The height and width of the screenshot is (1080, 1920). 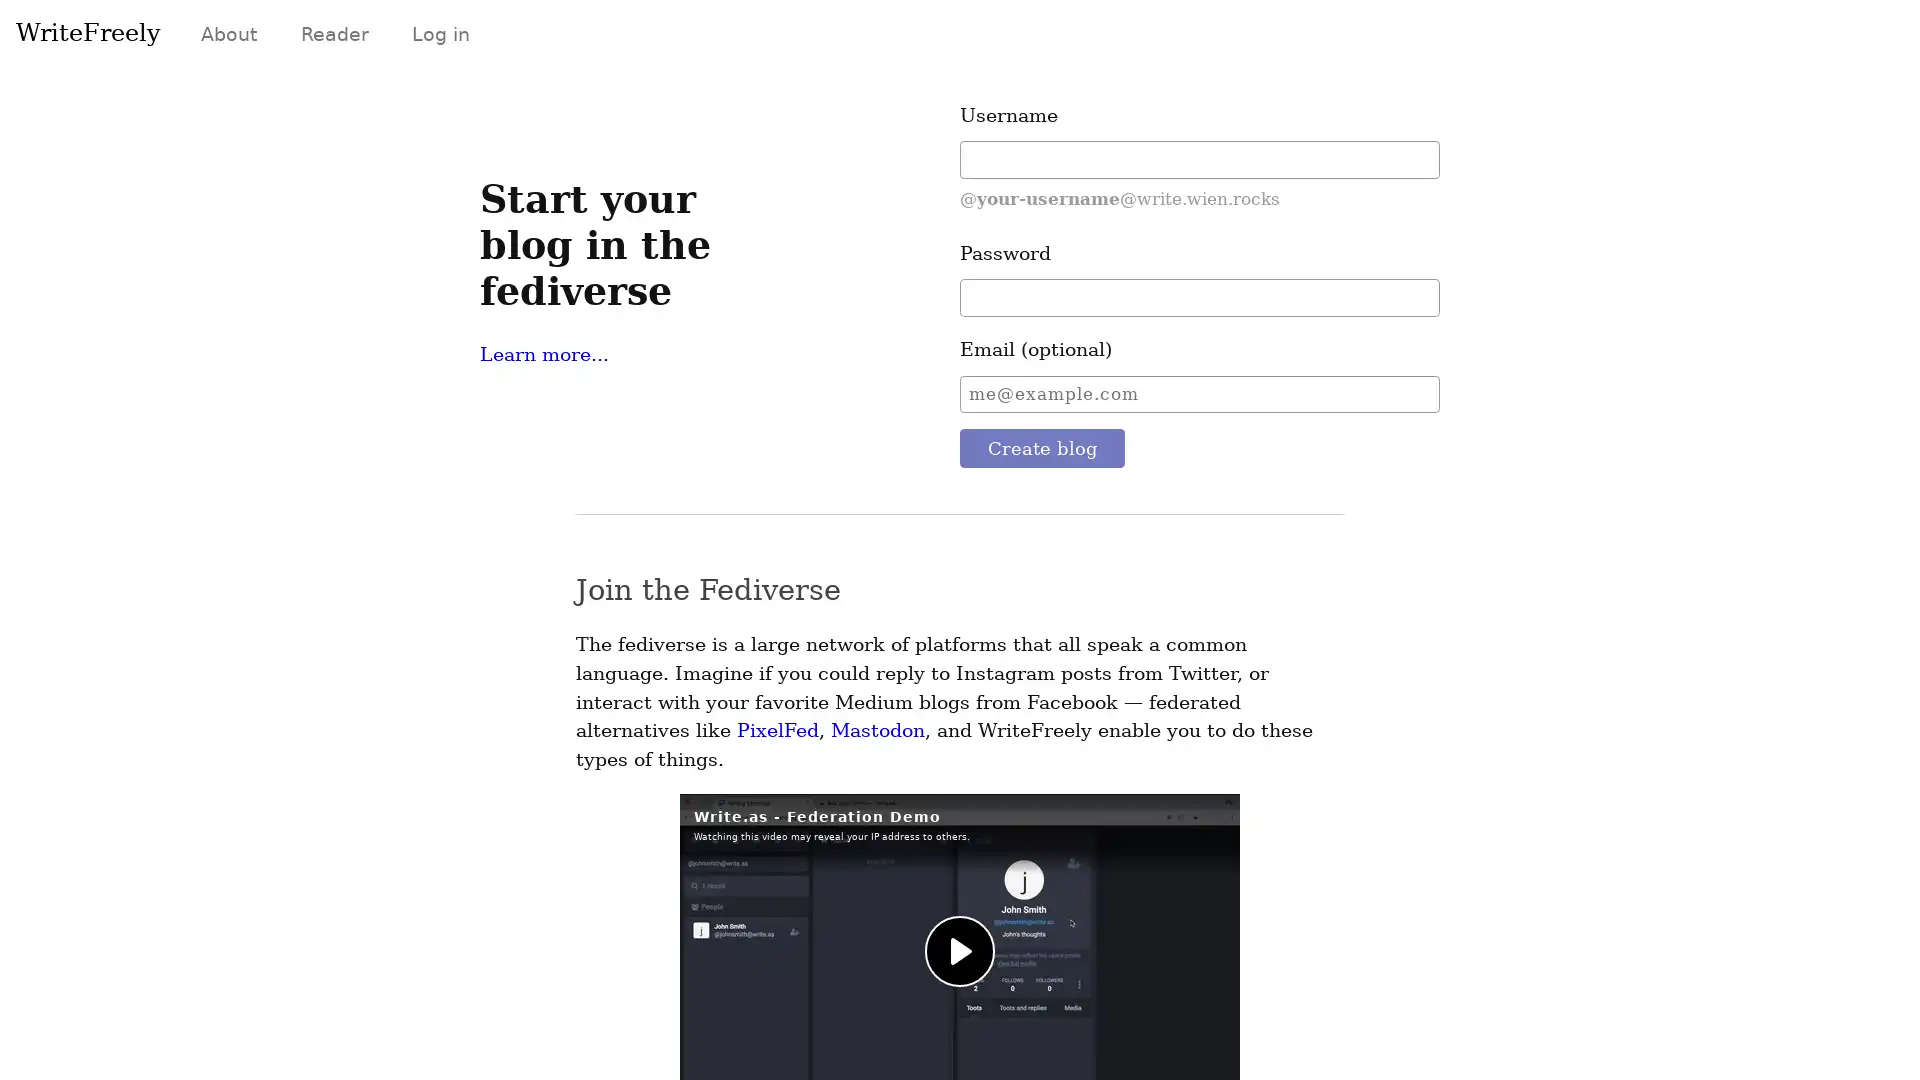 I want to click on Create blog, so click(x=1043, y=450).